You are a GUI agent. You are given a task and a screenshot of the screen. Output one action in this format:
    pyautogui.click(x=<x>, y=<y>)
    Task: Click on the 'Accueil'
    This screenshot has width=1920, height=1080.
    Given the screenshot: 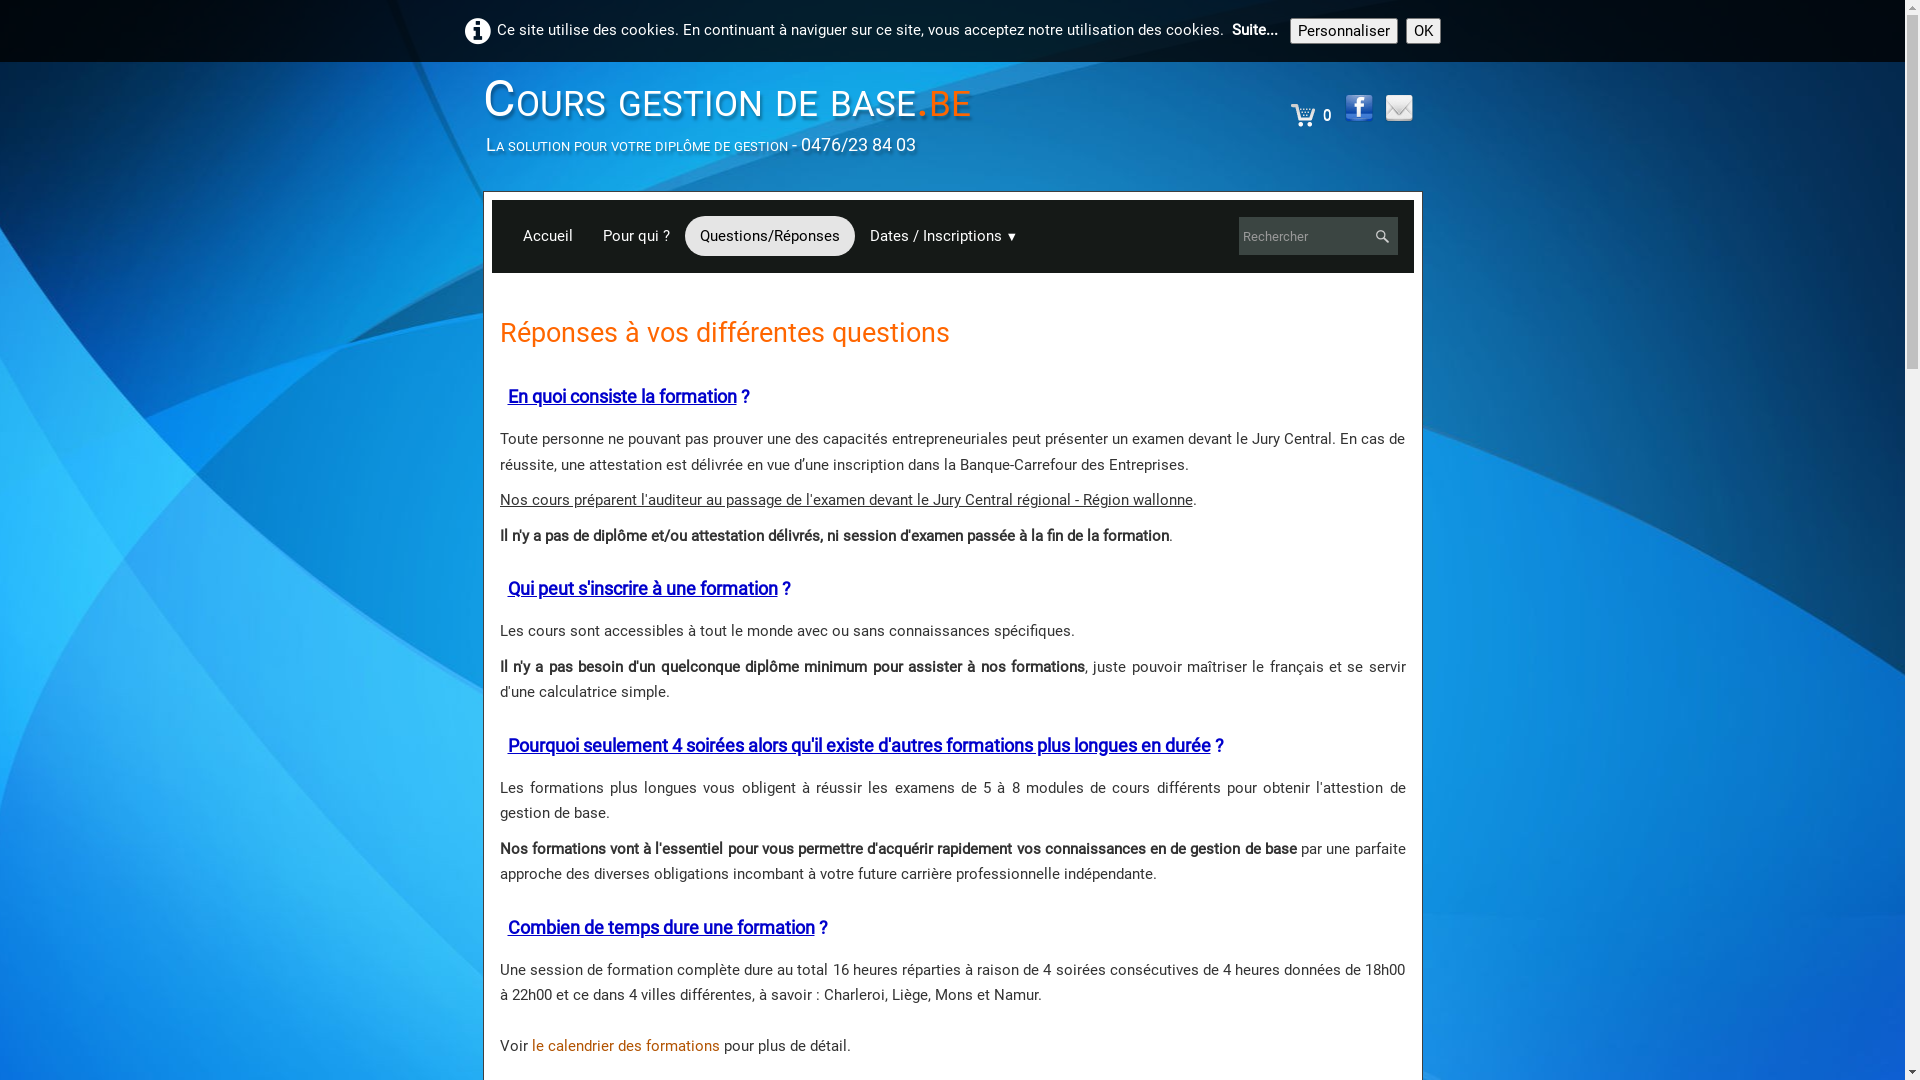 What is the action you would take?
    pyautogui.click(x=547, y=234)
    